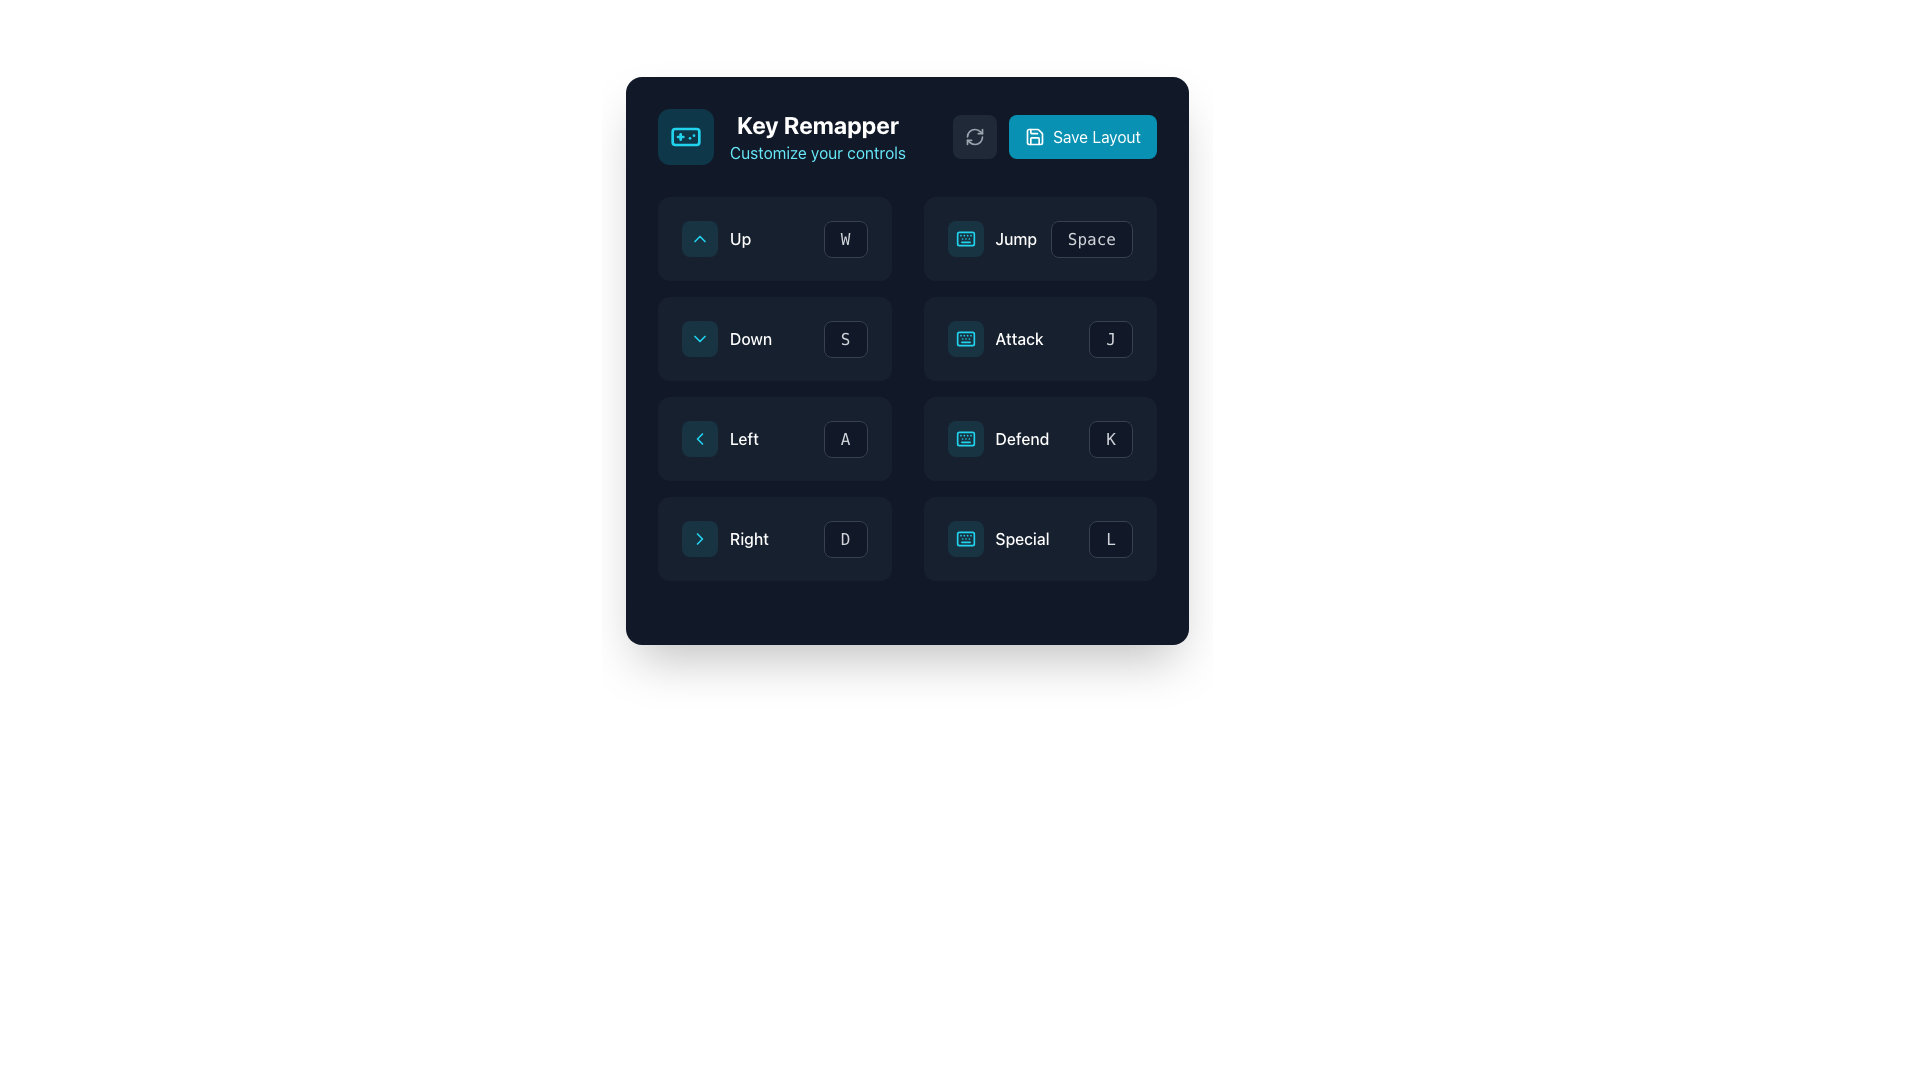 The image size is (1920, 1080). What do you see at coordinates (1022, 438) in the screenshot?
I see `the 'Defend' text label in the Key Remapper interface` at bounding box center [1022, 438].